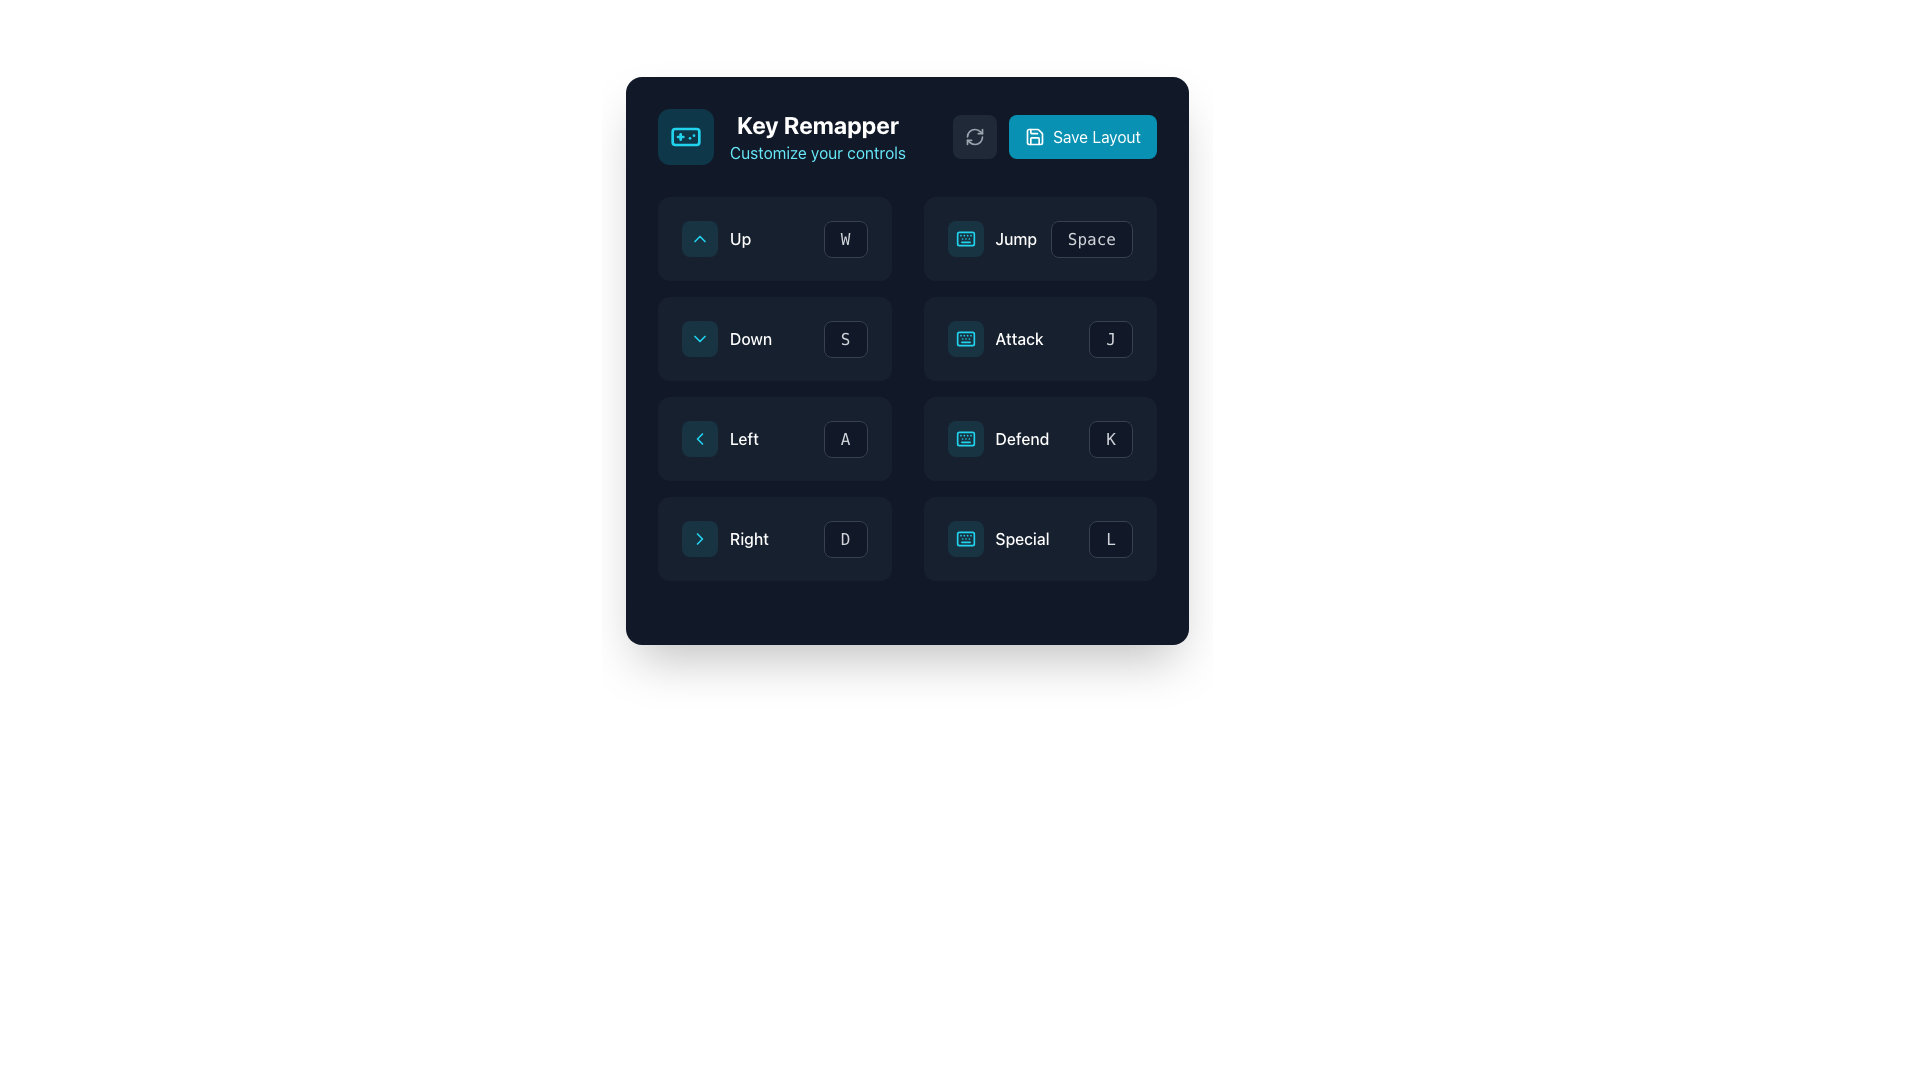 The image size is (1920, 1080). What do you see at coordinates (1022, 438) in the screenshot?
I see `the 'Defend' text label in the Key Remapper interface` at bounding box center [1022, 438].